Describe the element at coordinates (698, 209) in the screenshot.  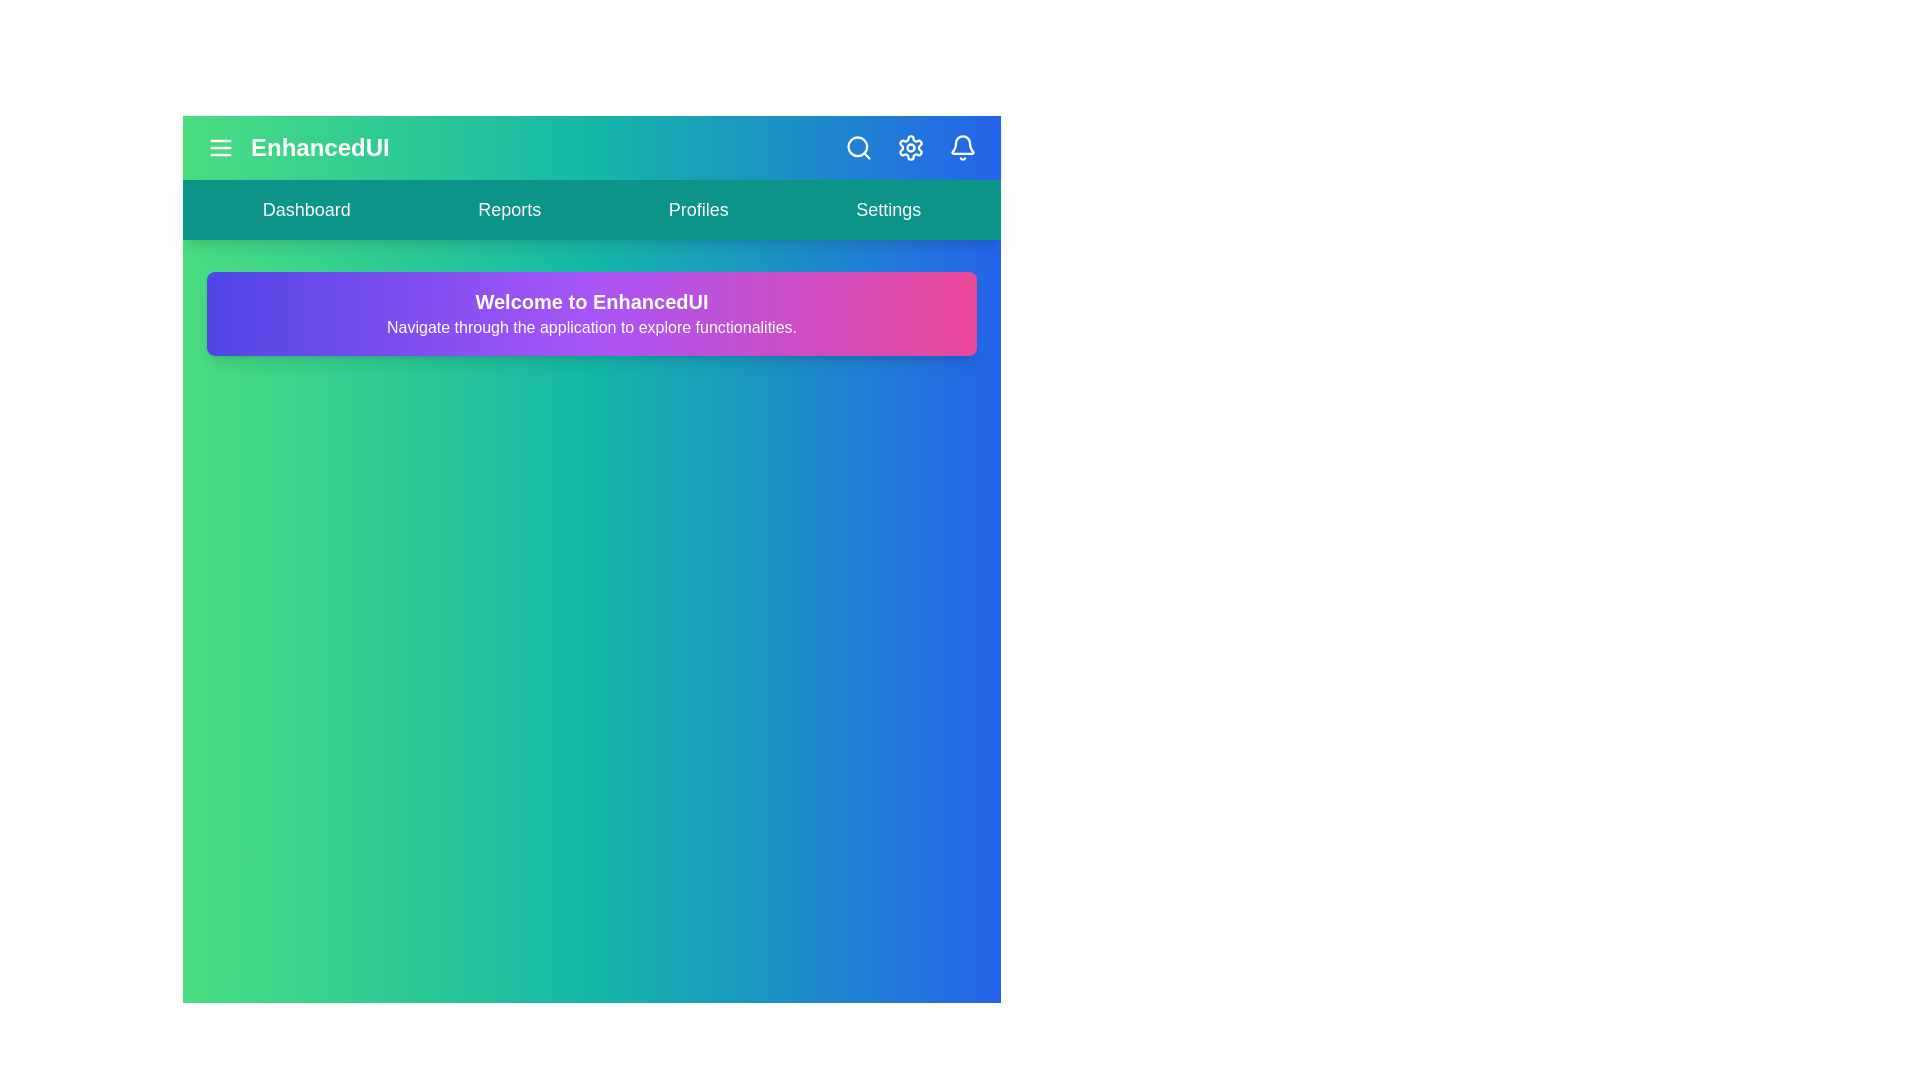
I see `the navigation link labeled Profiles to navigate to the corresponding section` at that location.